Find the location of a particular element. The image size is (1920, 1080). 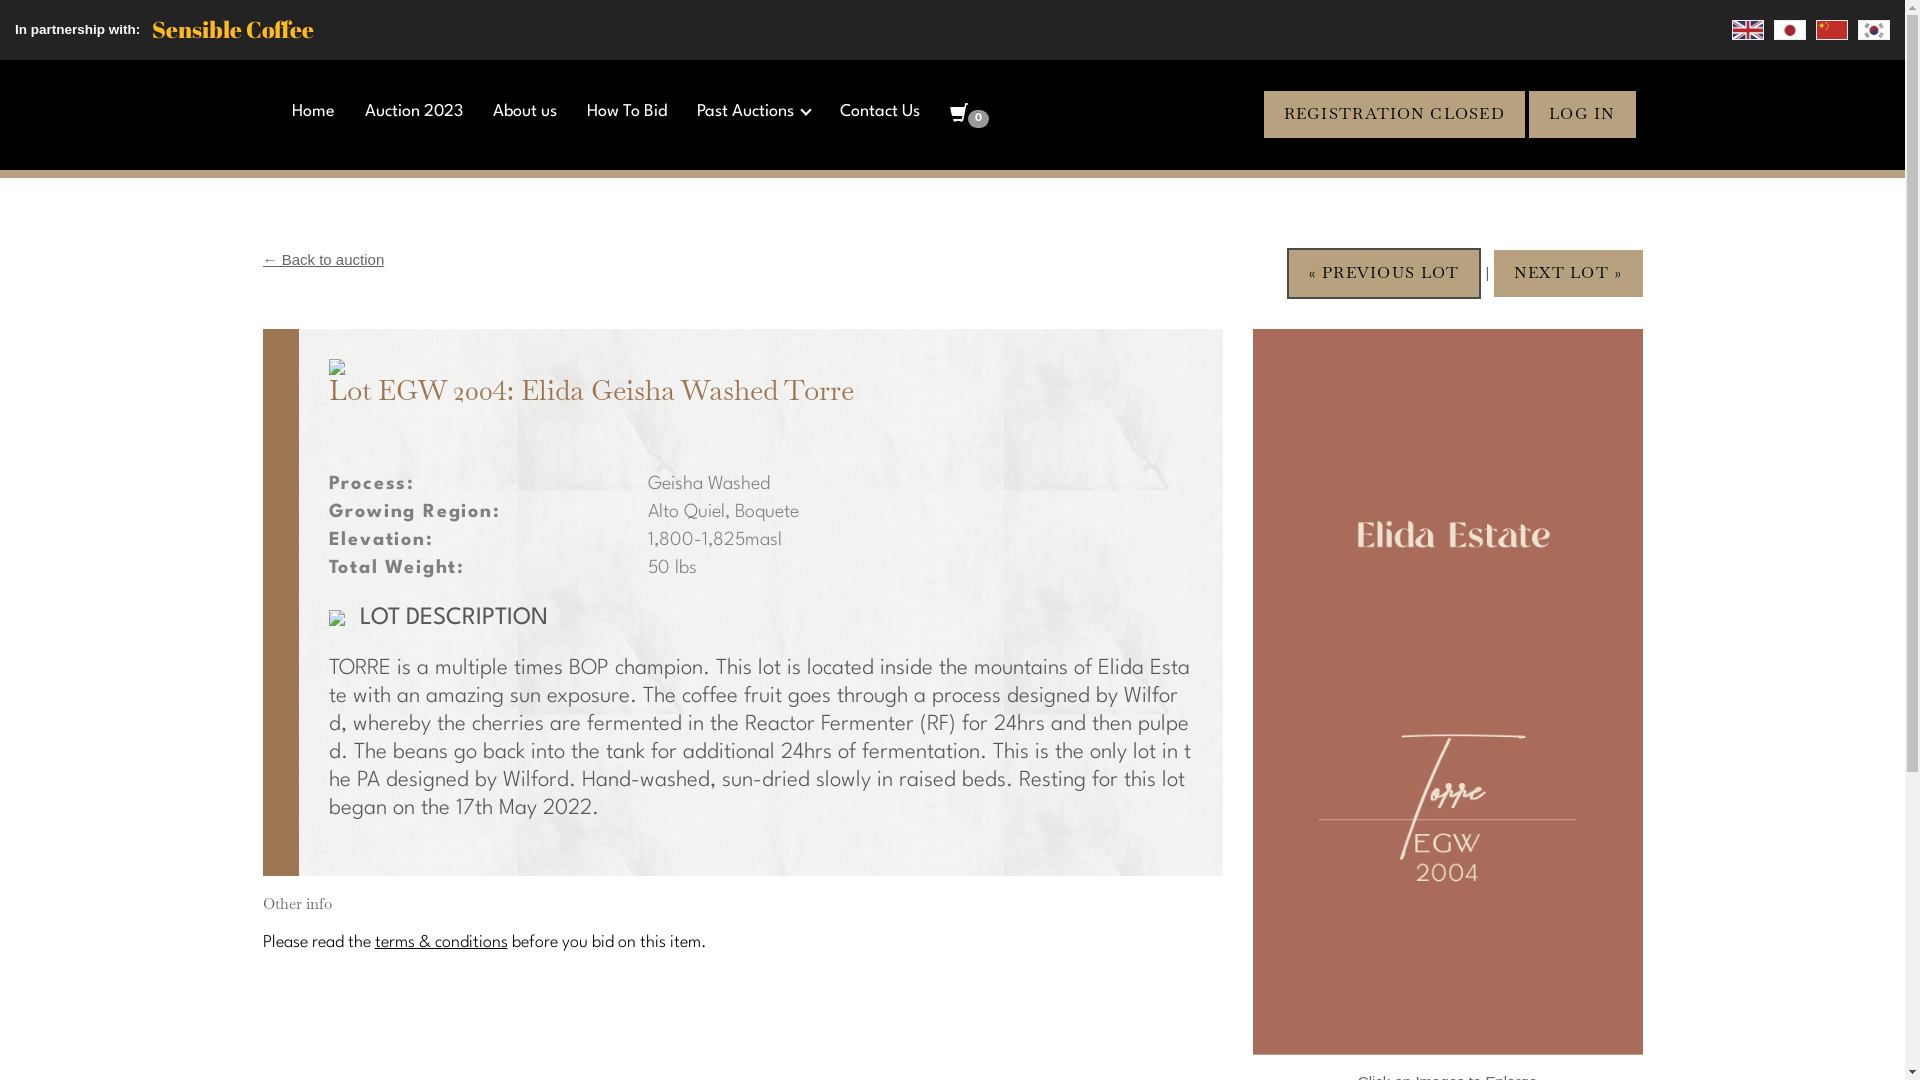

'0' is located at coordinates (969, 115).